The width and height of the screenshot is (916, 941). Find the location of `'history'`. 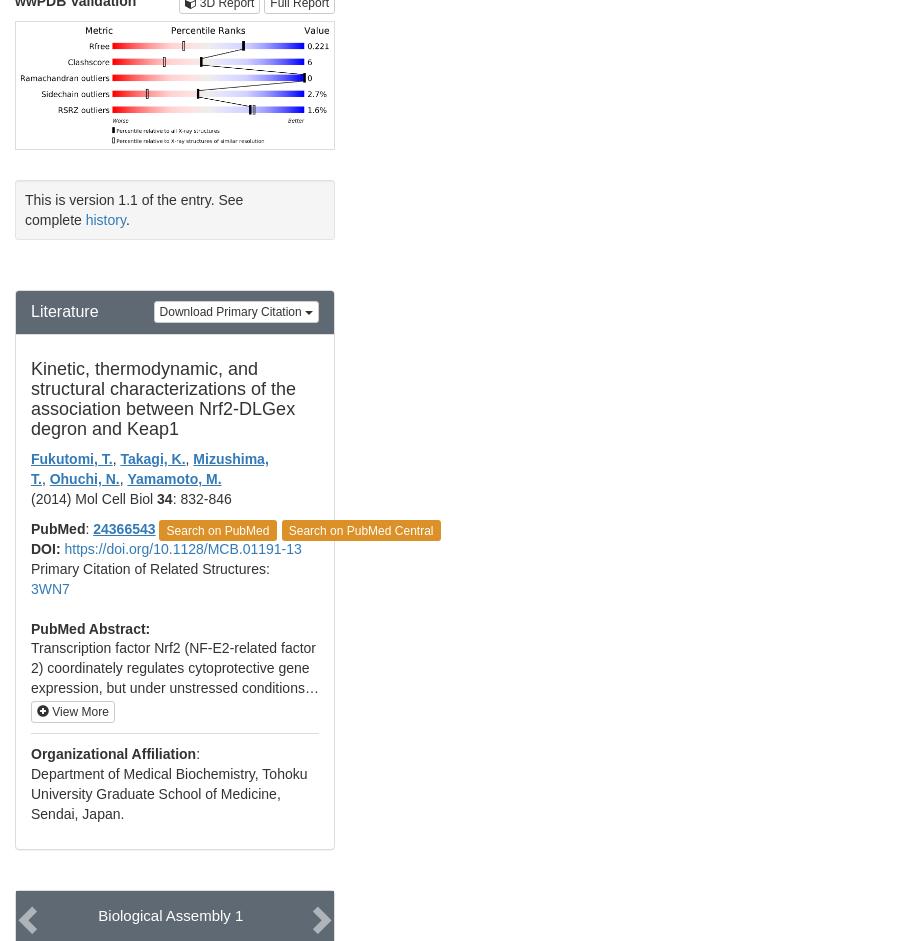

'history' is located at coordinates (103, 219).